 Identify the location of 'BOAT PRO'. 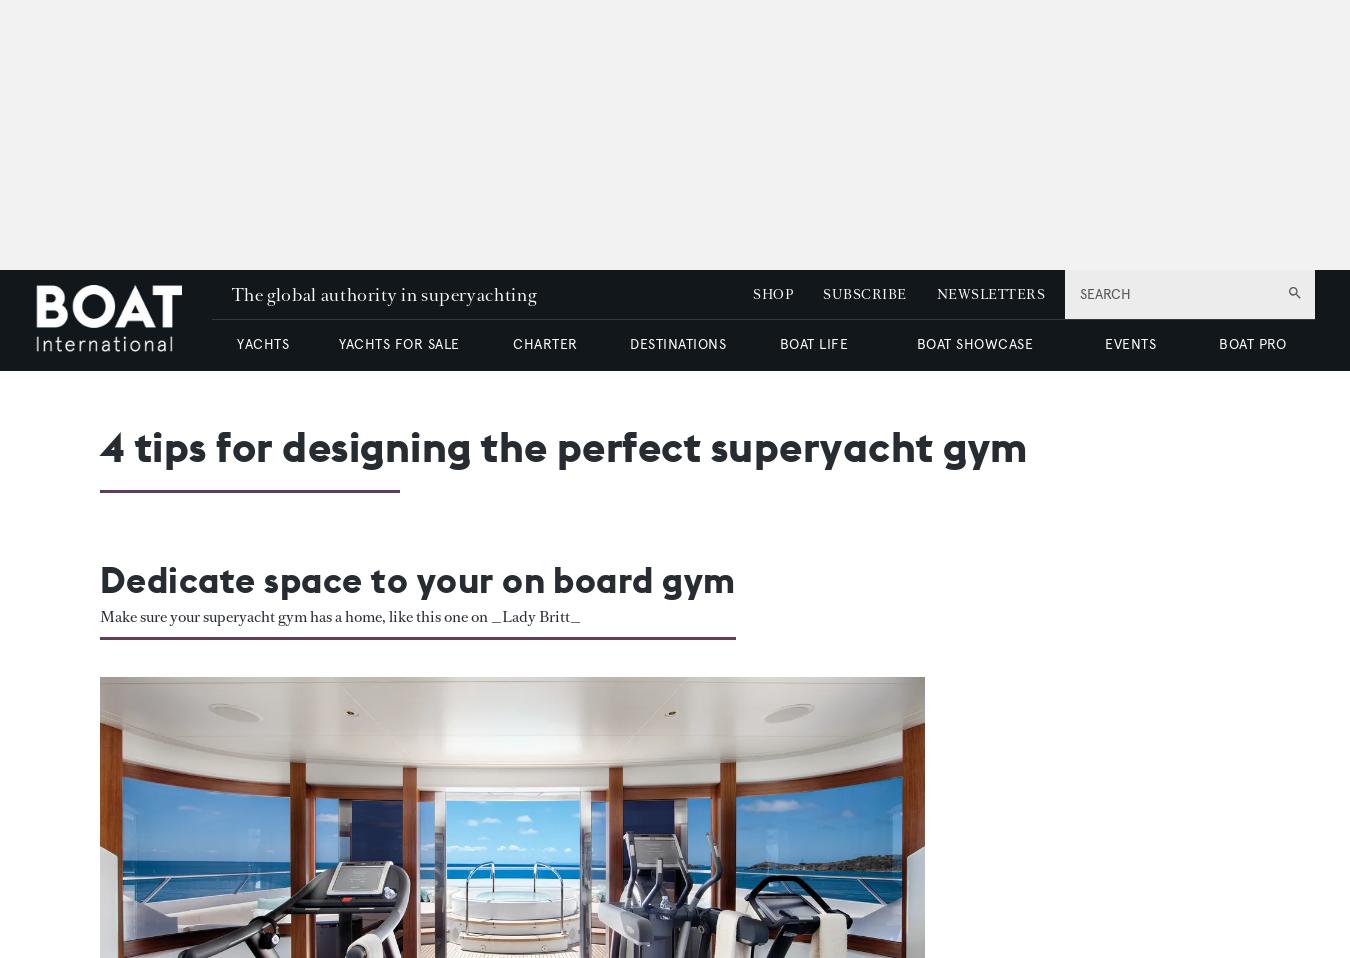
(1252, 343).